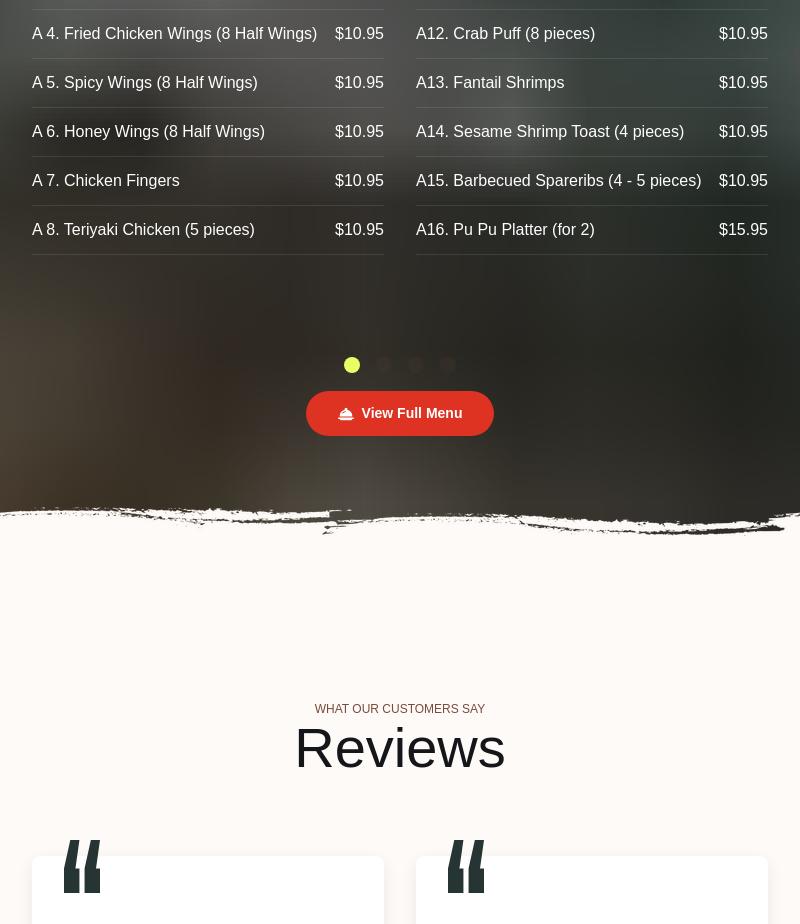  Describe the element at coordinates (416, 229) in the screenshot. I see `'A16. Pu Pu Platter (for 2)'` at that location.